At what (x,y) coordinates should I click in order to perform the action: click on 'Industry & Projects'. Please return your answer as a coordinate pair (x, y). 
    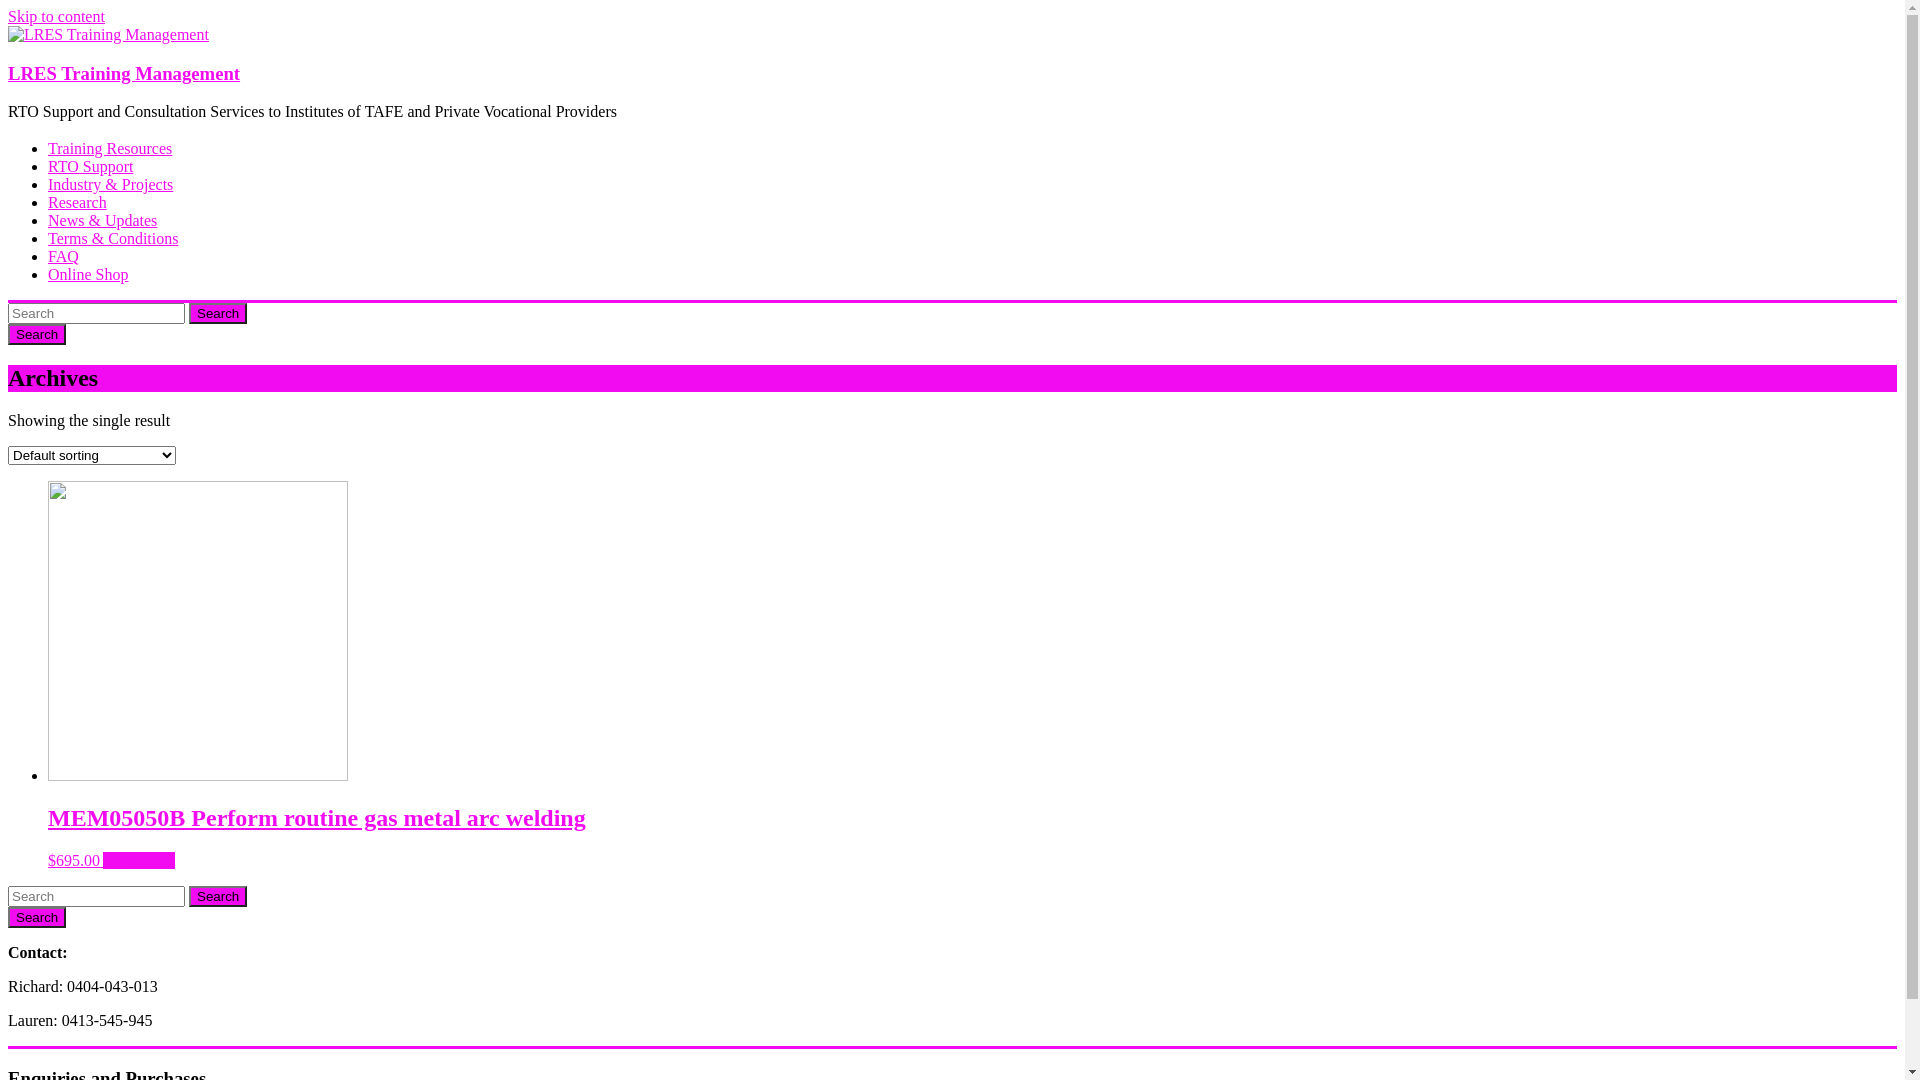
    Looking at the image, I should click on (109, 184).